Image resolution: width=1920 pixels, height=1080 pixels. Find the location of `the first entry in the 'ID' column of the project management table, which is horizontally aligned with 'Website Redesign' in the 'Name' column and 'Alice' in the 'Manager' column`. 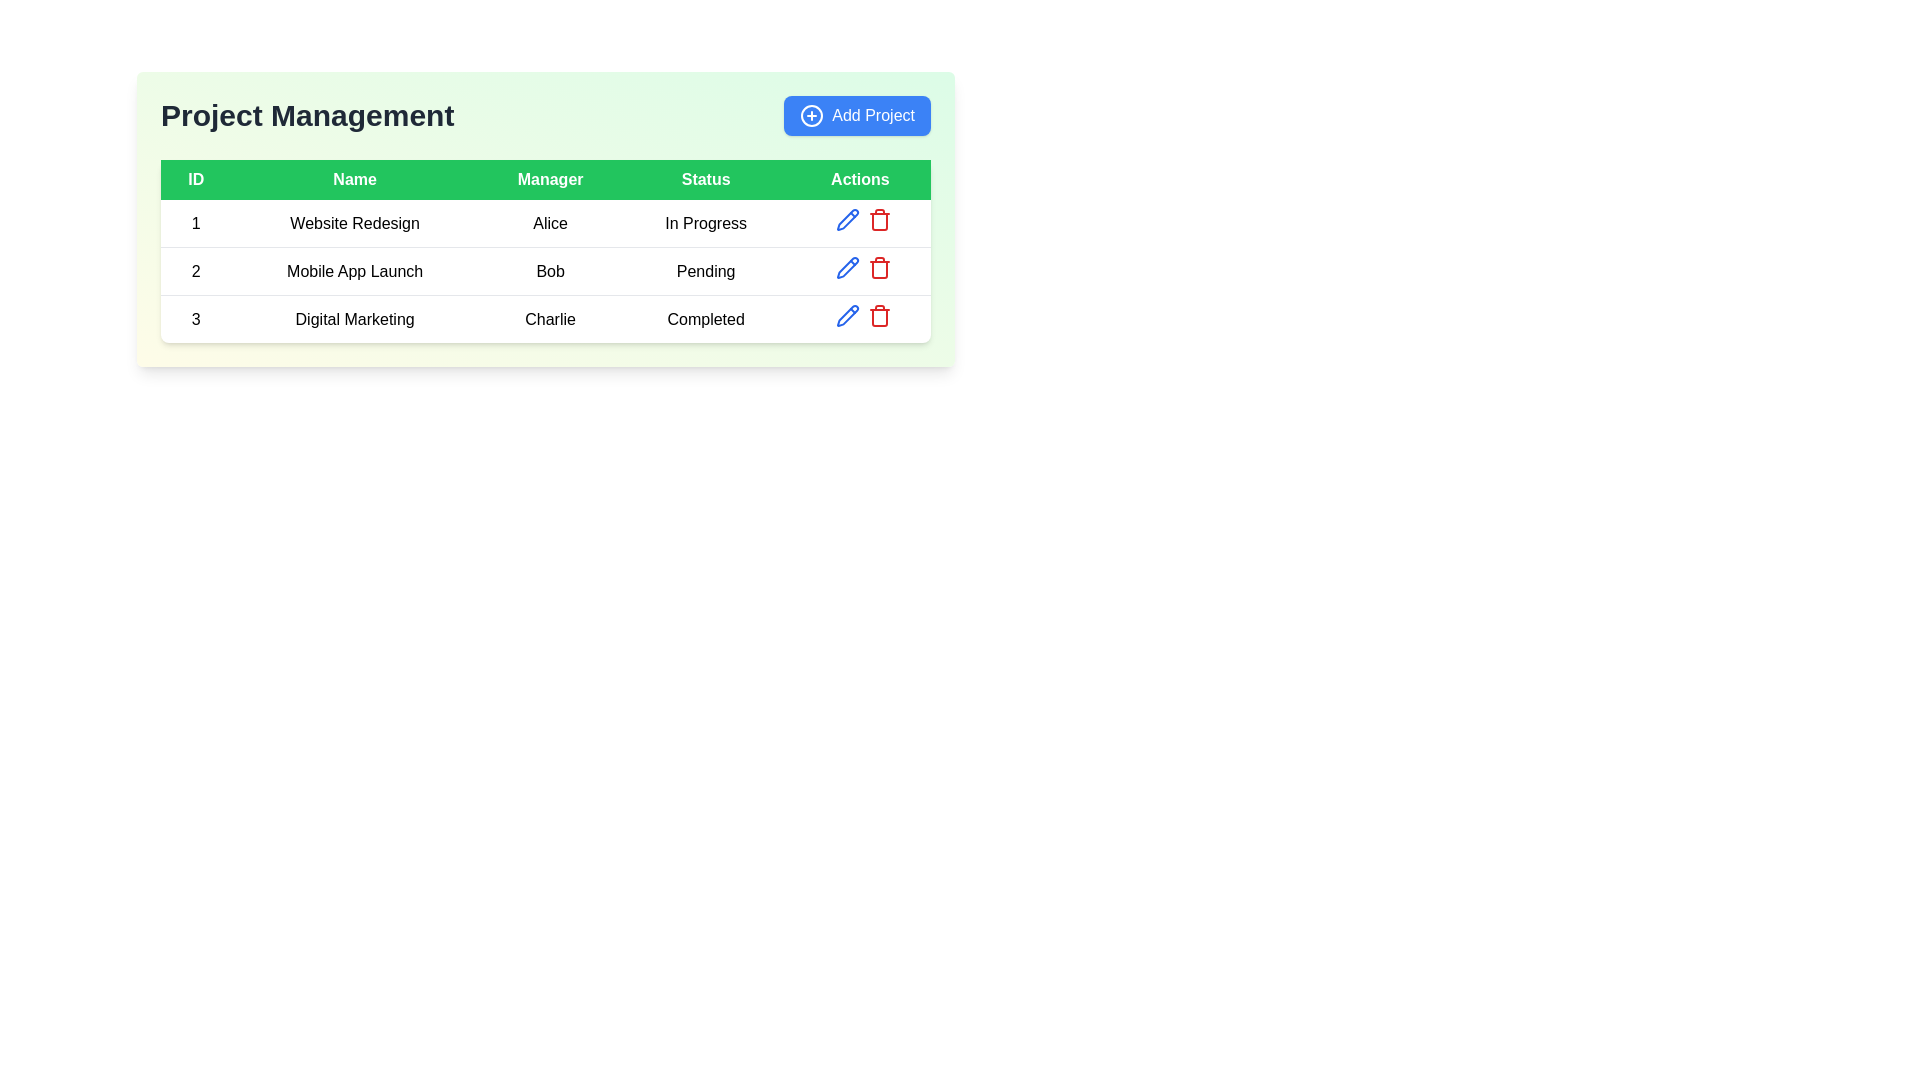

the first entry in the 'ID' column of the project management table, which is horizontally aligned with 'Website Redesign' in the 'Name' column and 'Alice' in the 'Manager' column is located at coordinates (196, 223).